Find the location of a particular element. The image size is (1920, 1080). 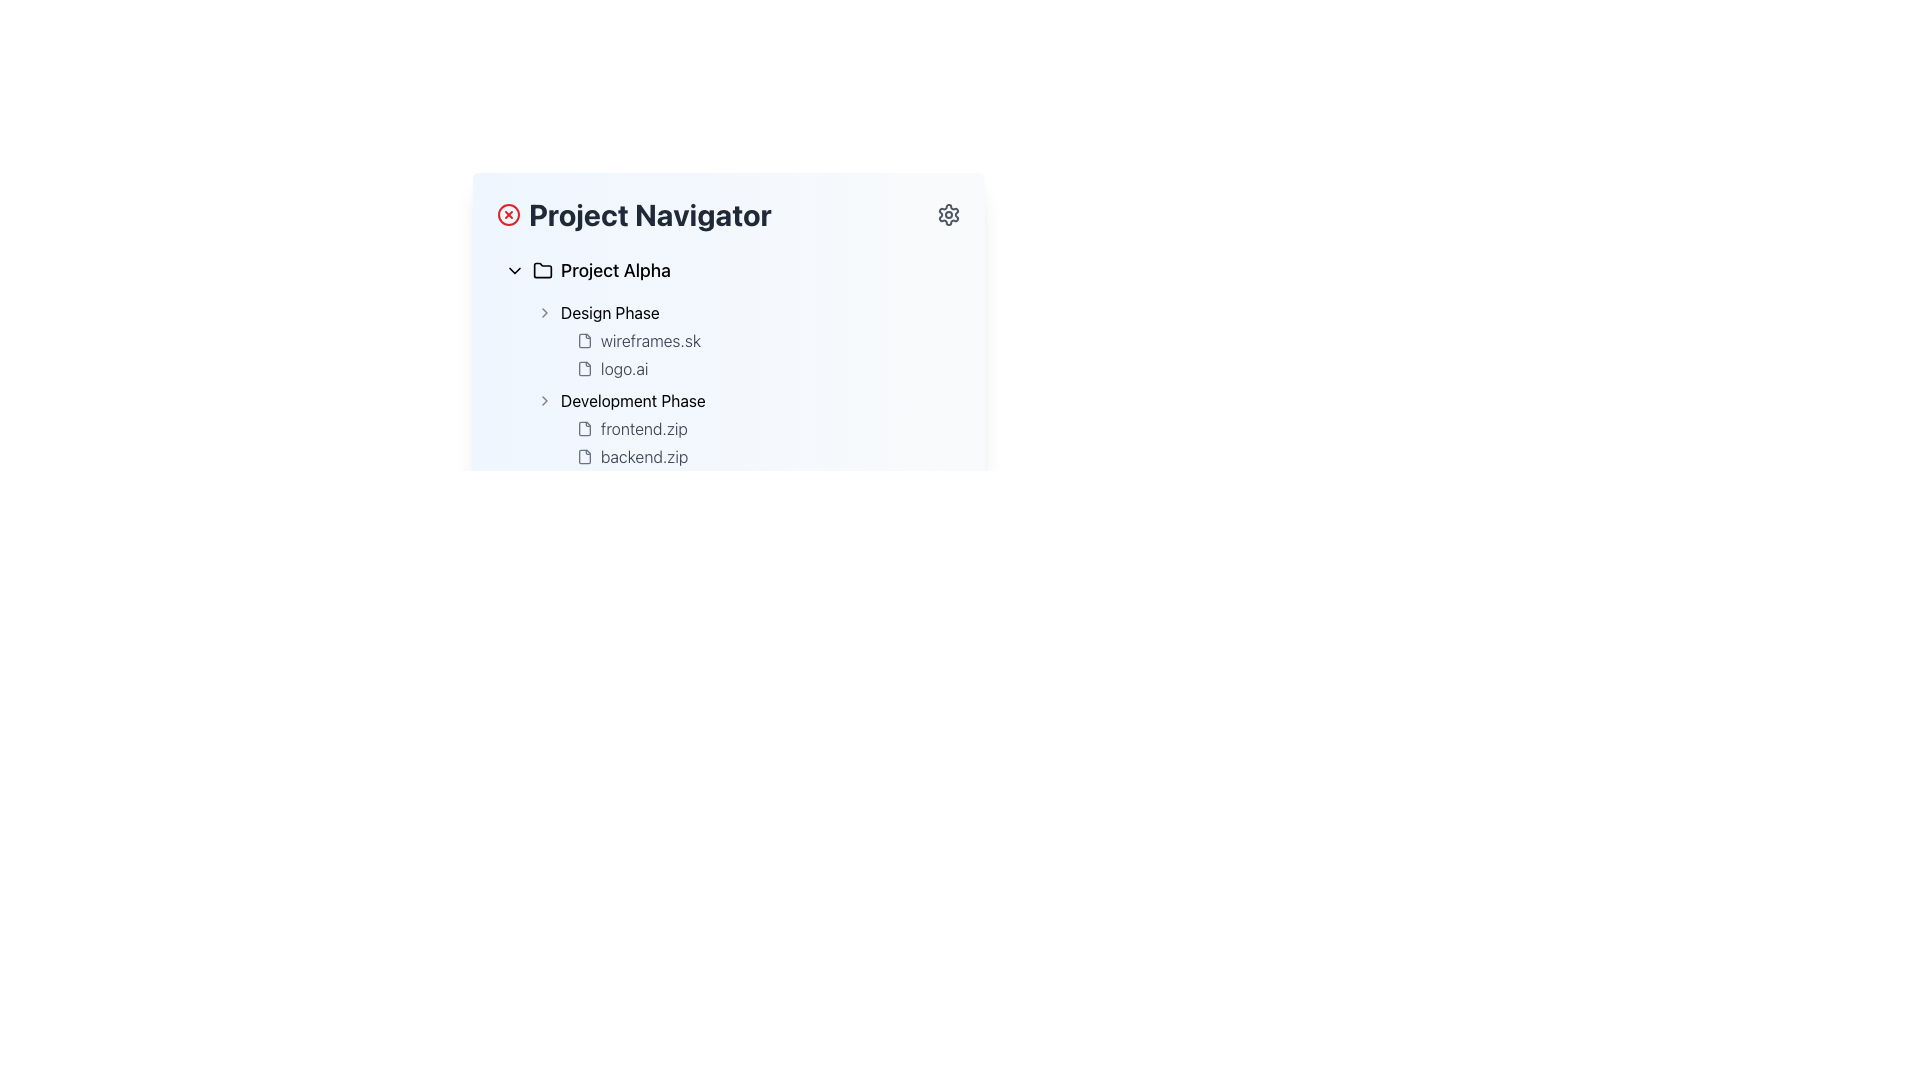

the file icon element located in the 'Design Phase' section of the 'Project Navigator', which is characterized by a rectangular outline with a folded corner on the top right, positioned to the left of 'wireframes.sk' is located at coordinates (584, 339).